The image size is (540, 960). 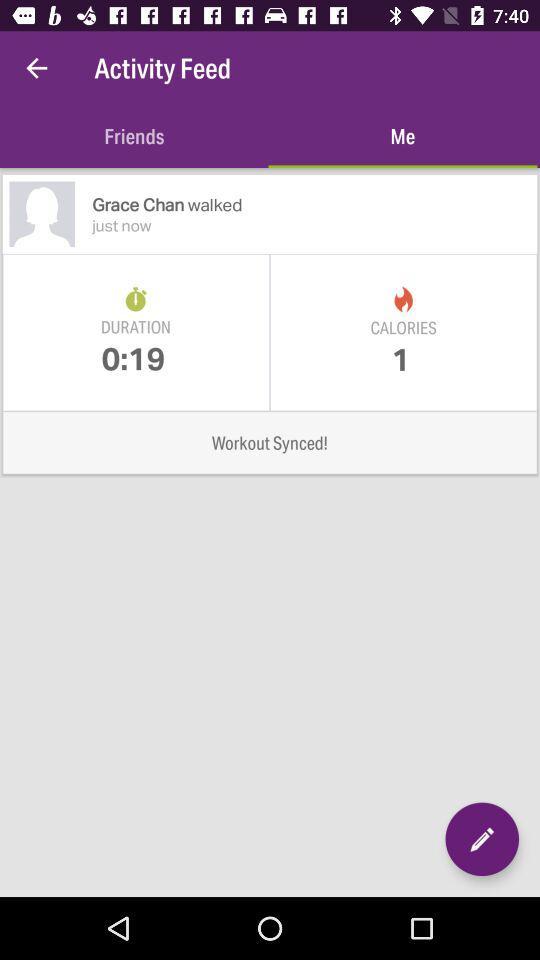 I want to click on tap edit option, so click(x=481, y=839).